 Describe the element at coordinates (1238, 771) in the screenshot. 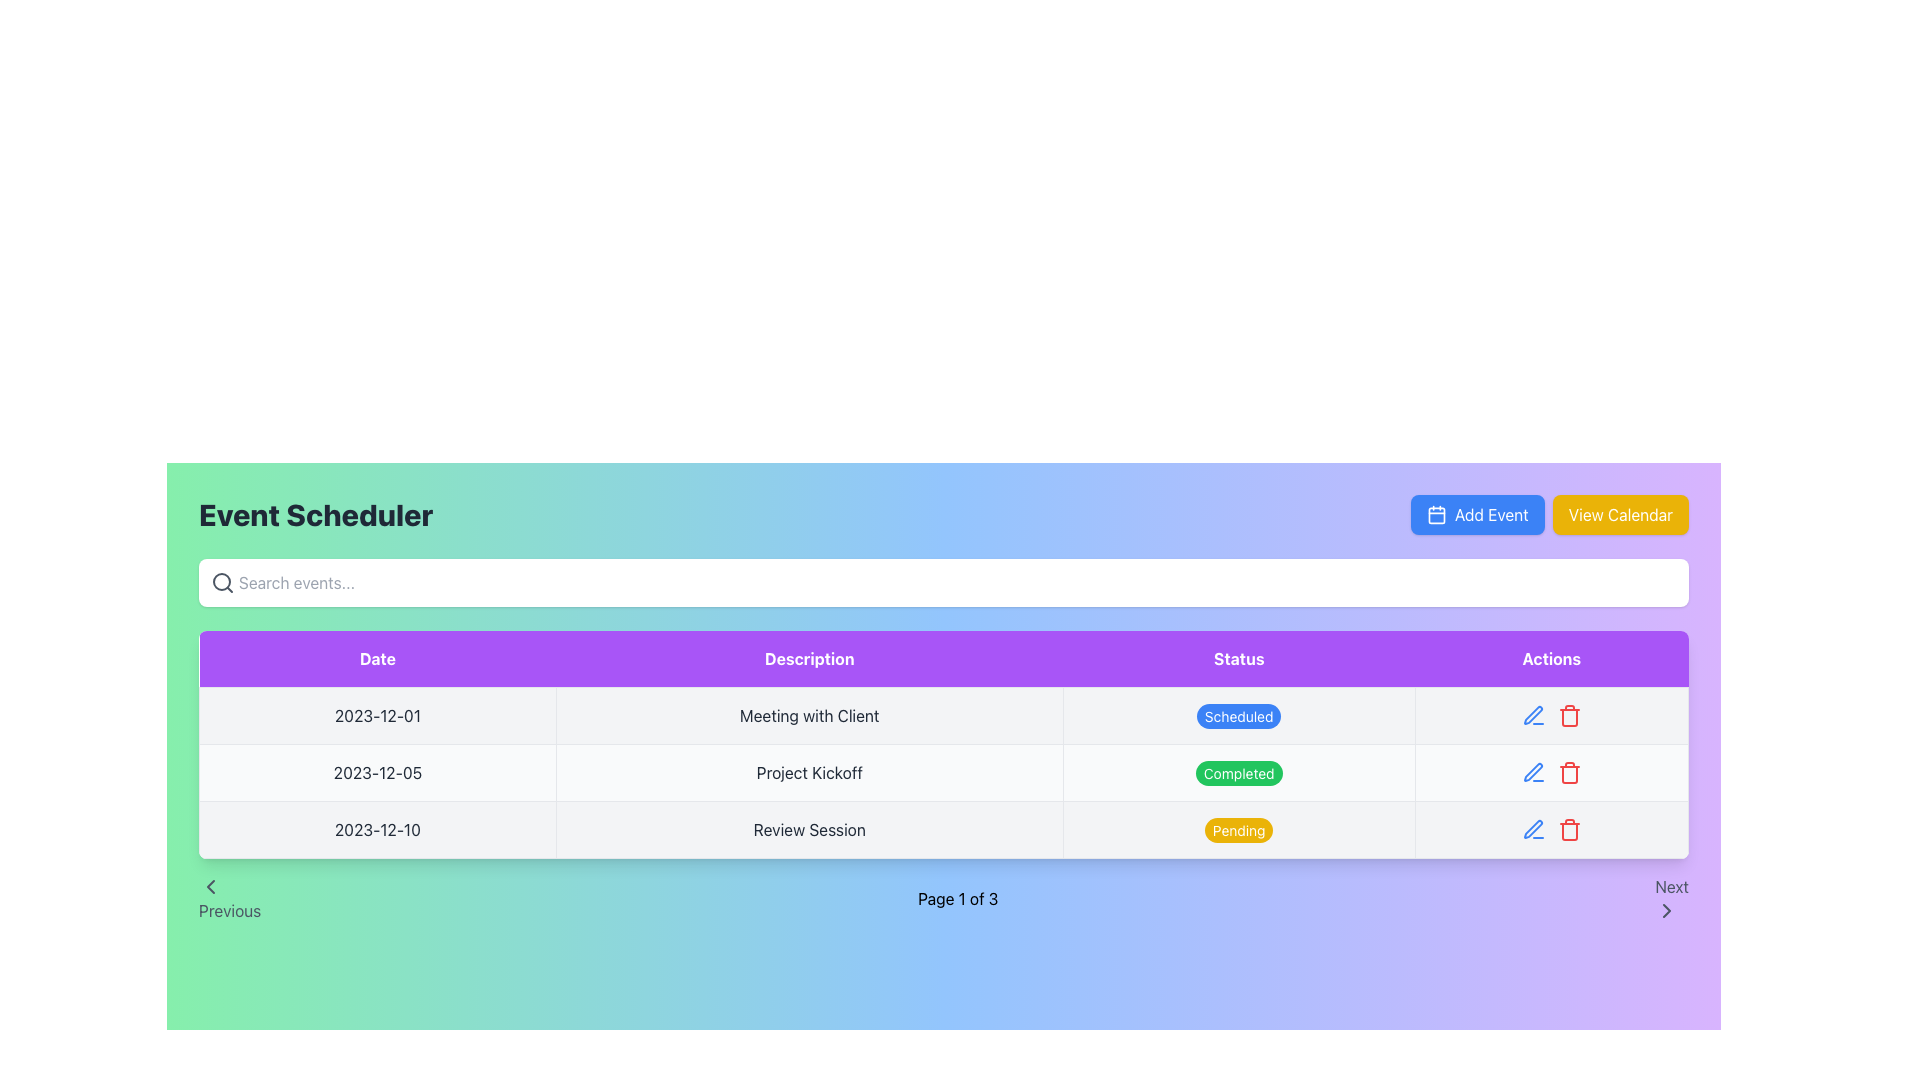

I see `the green label with the text 'Completed' in the 'Status' column of the table for the item 'Project Kickoff'` at that location.